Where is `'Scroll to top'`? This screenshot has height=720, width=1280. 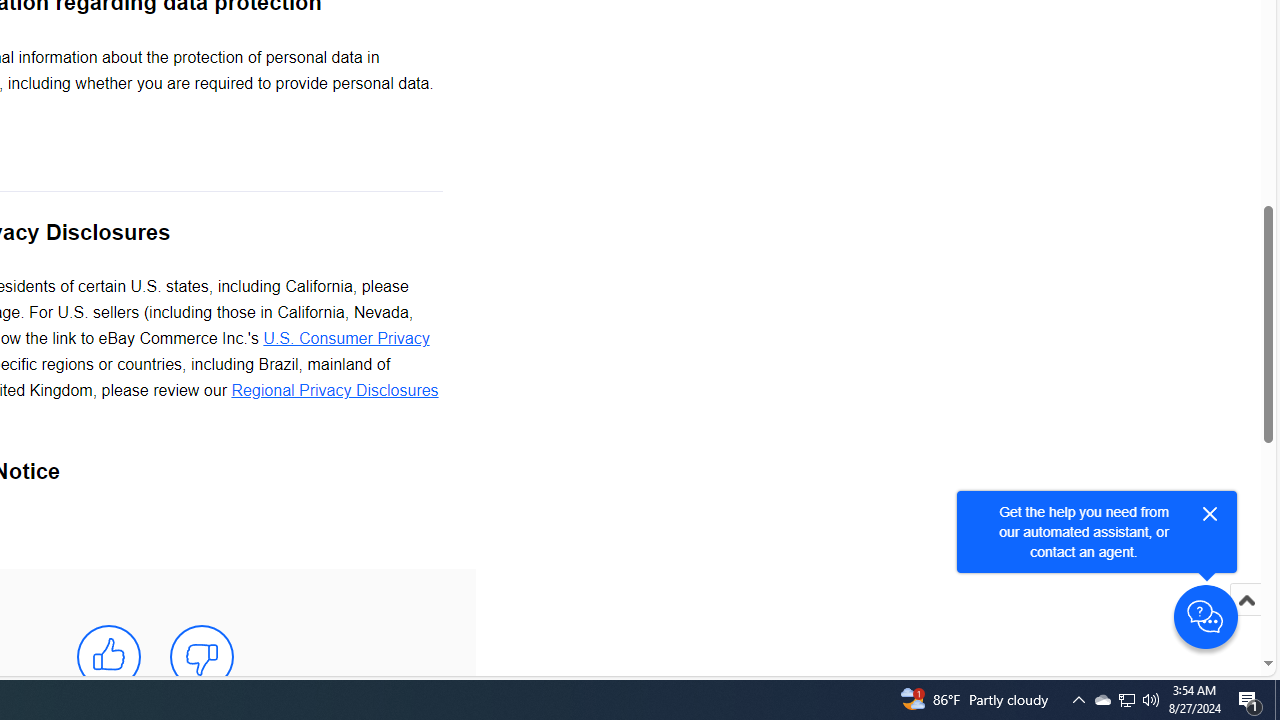 'Scroll to top' is located at coordinates (1245, 598).